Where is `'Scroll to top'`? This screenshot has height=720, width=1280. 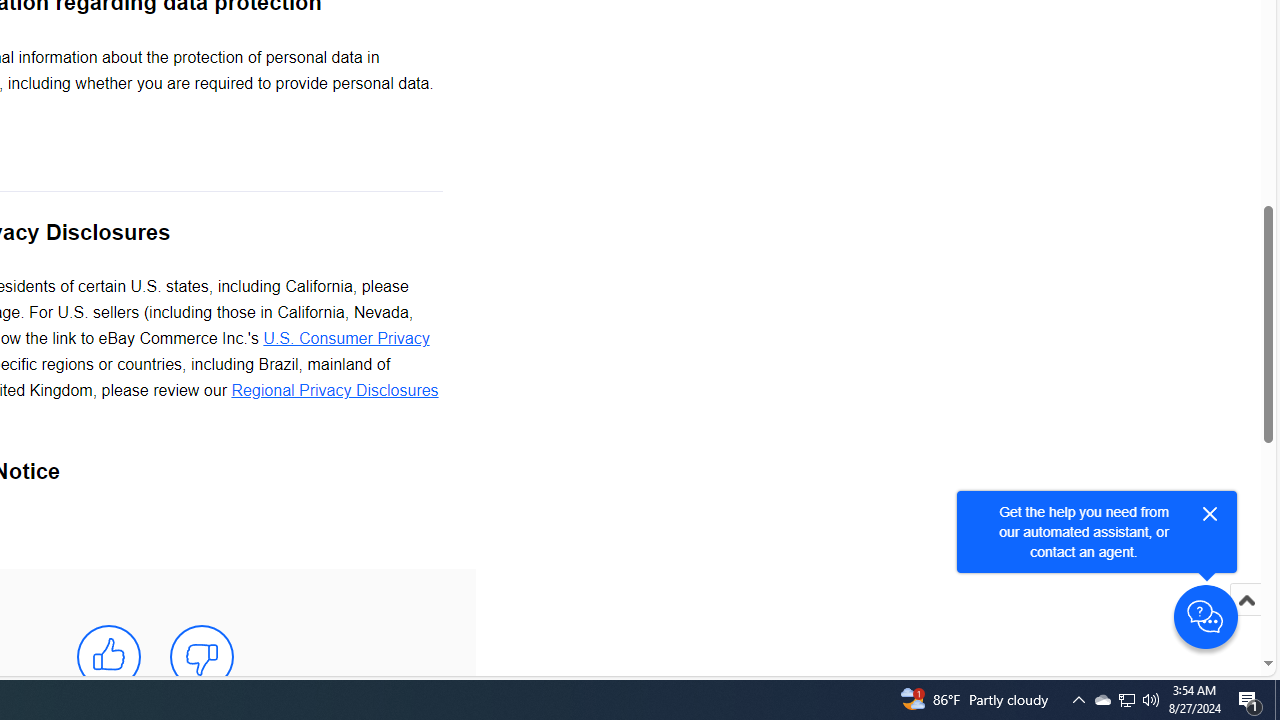 'Scroll to top' is located at coordinates (1245, 598).